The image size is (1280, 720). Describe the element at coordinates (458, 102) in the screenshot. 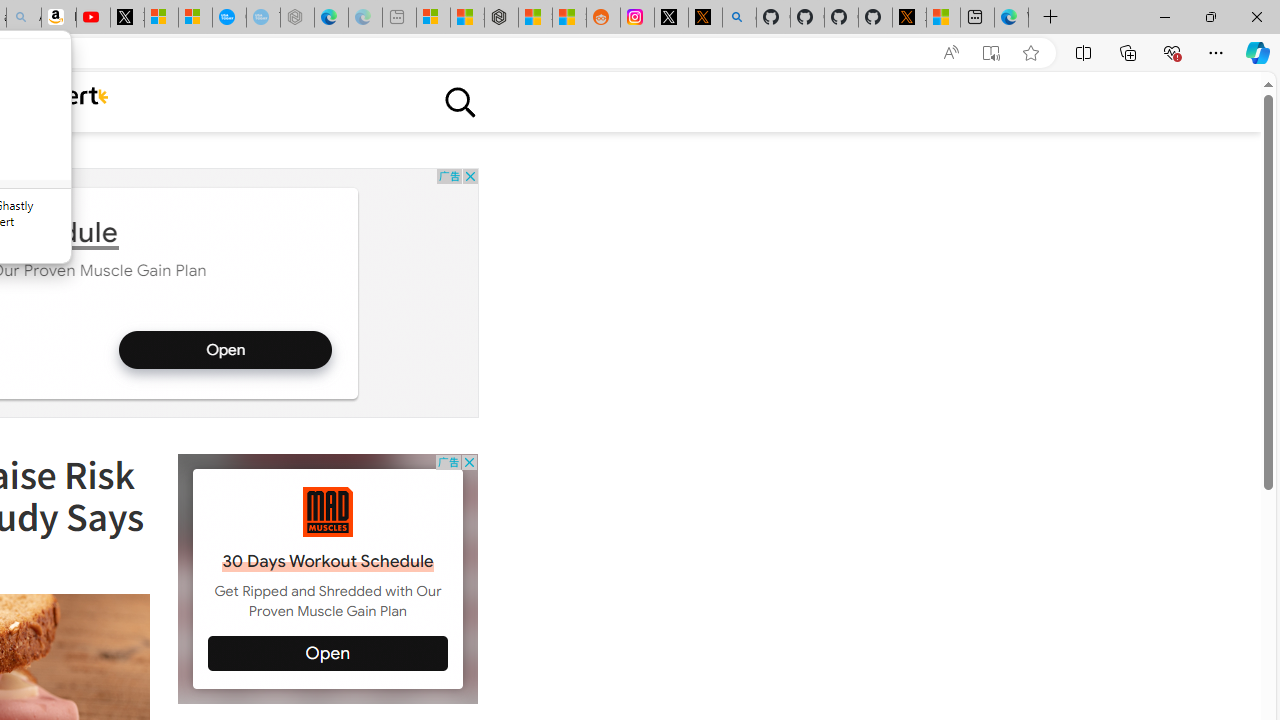

I see `'Class: sciencealert-search-desktop-svg '` at that location.